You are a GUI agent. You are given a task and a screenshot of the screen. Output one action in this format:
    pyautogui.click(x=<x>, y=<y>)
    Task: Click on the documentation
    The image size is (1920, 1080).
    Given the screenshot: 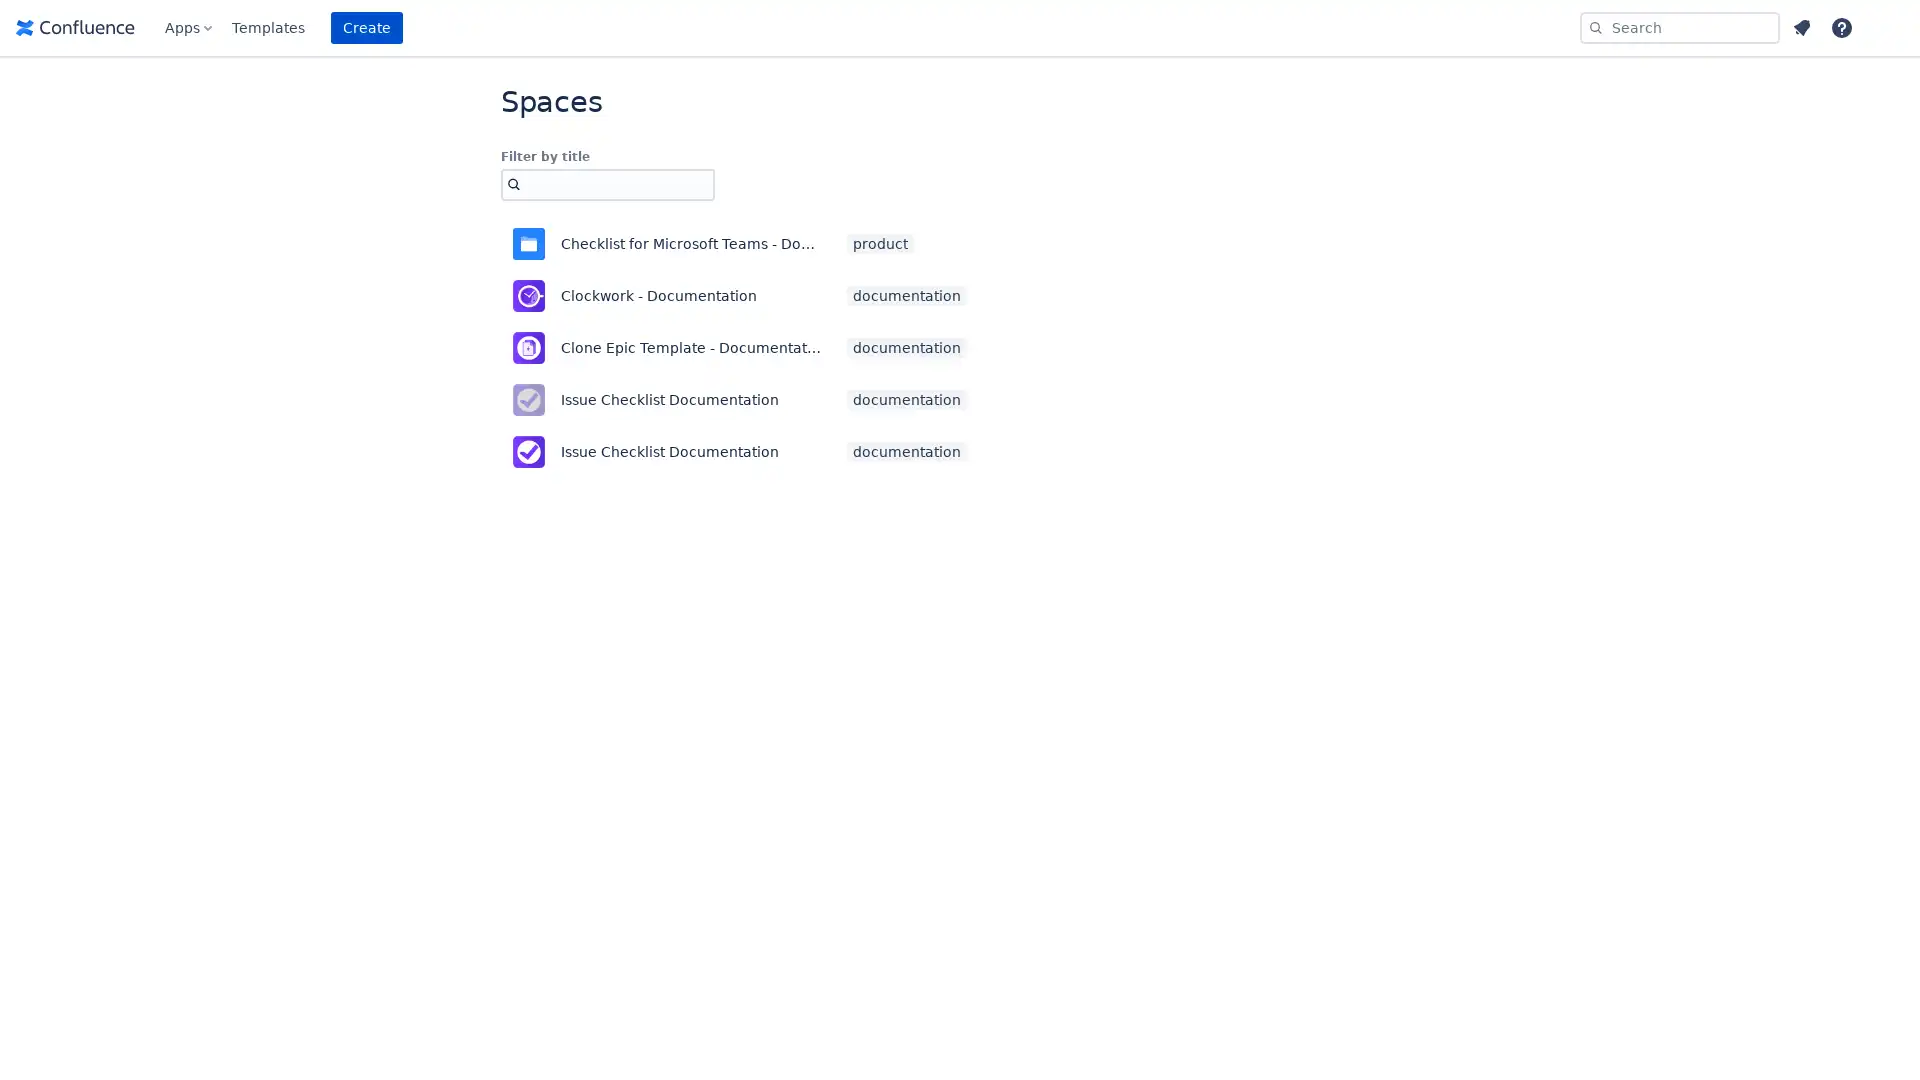 What is the action you would take?
    pyautogui.click(x=906, y=400)
    